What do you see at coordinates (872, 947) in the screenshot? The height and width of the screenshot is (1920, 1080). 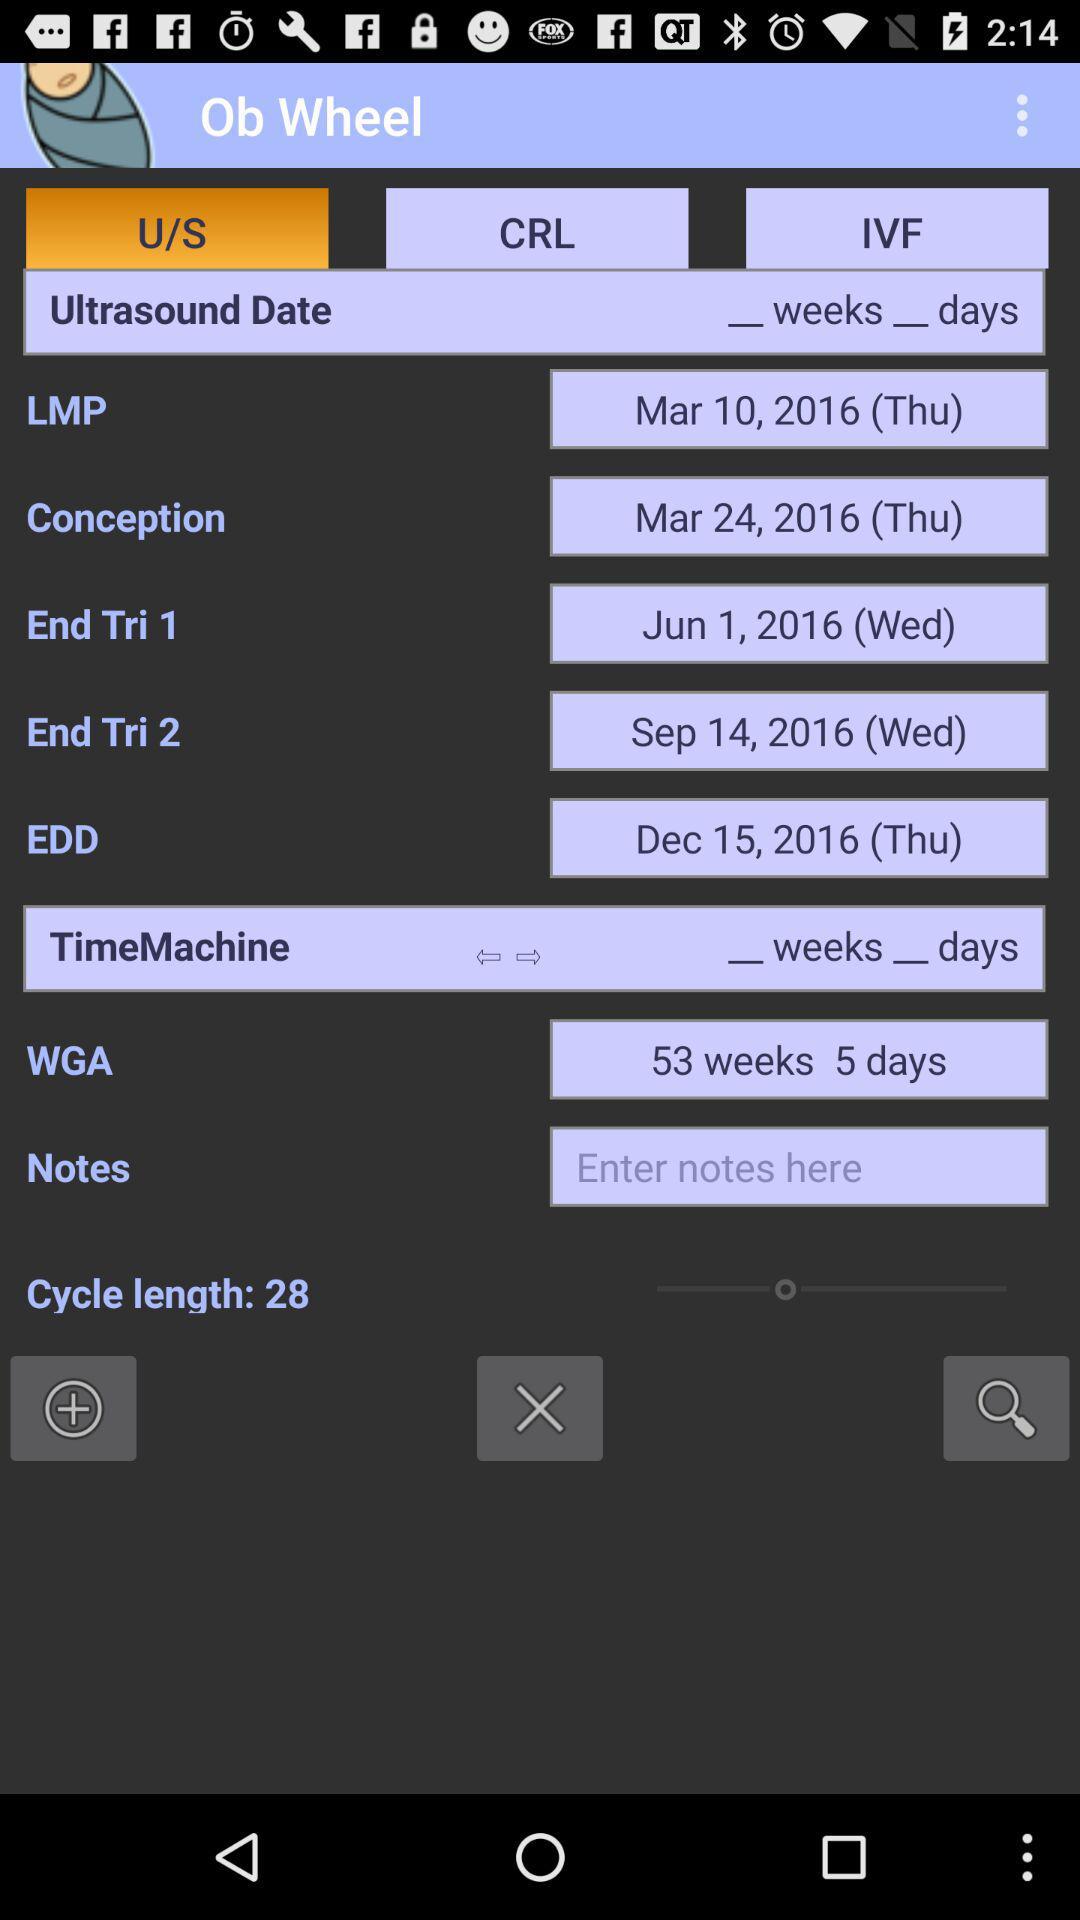 I see `type the days` at bounding box center [872, 947].